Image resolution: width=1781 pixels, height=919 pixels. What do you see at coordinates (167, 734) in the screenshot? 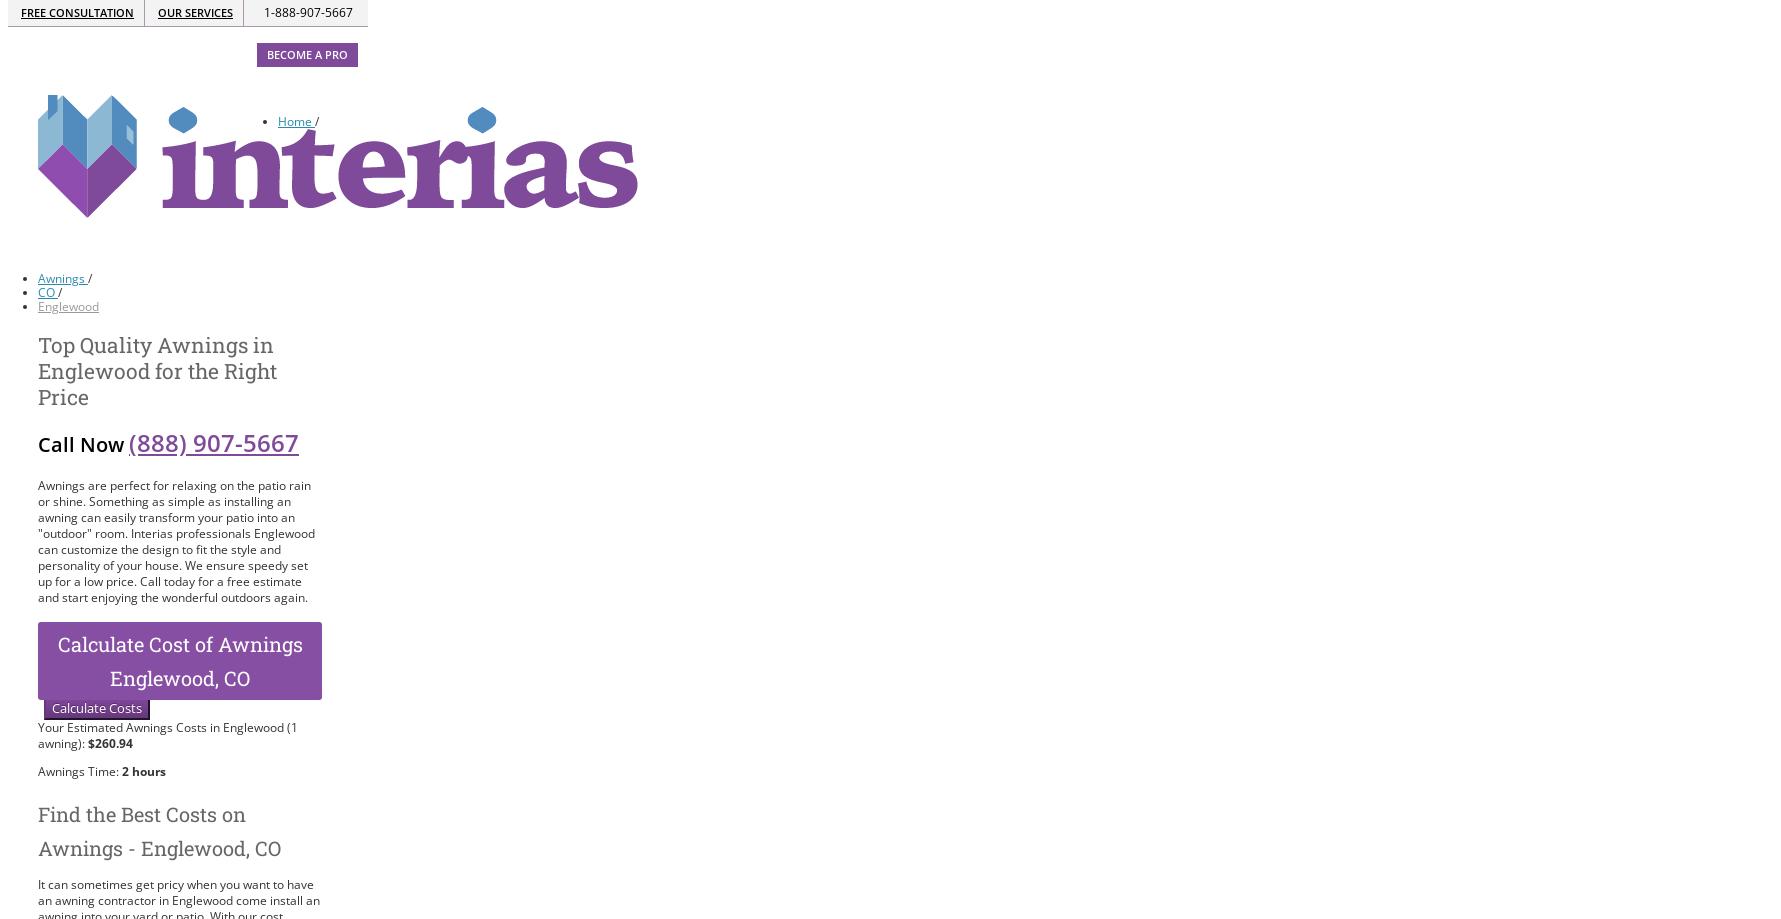
I see `'Your Estimated Awnings Costs in Englewood (1 awning):'` at bounding box center [167, 734].